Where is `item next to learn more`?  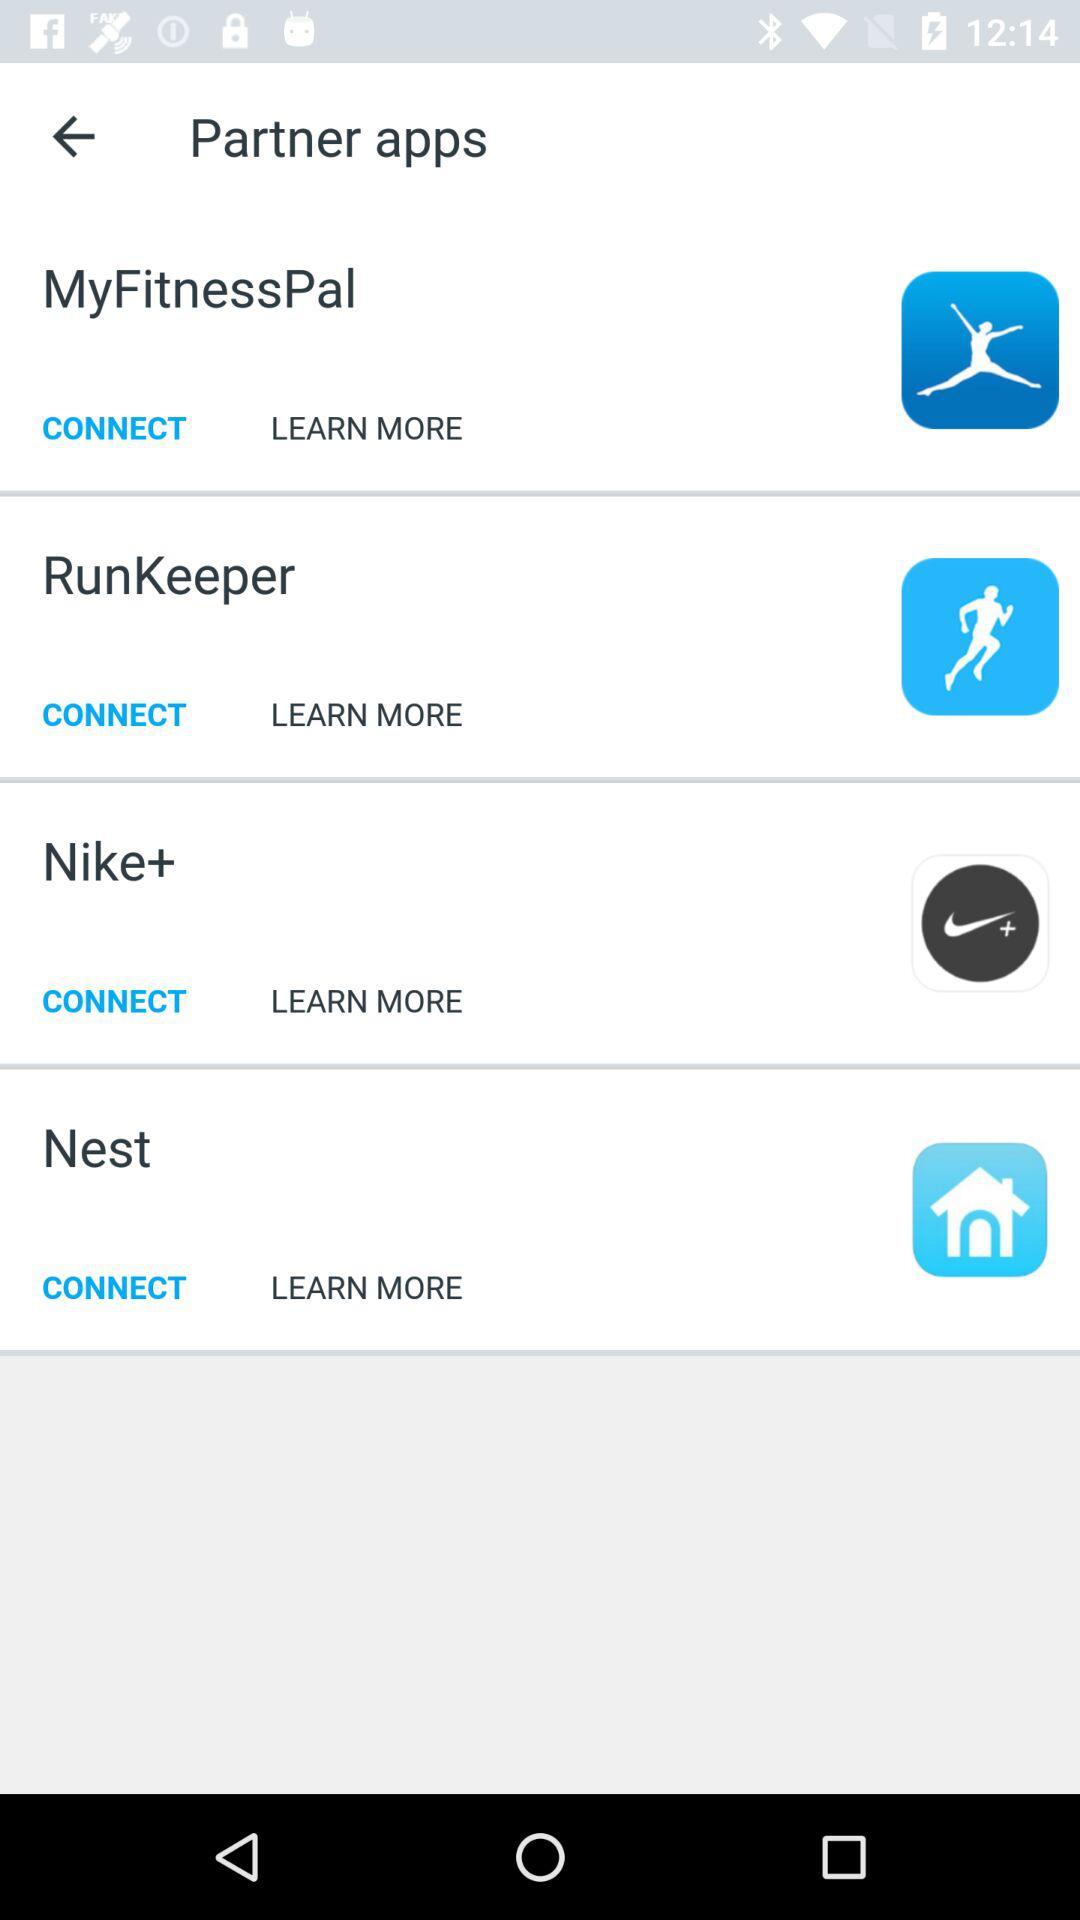 item next to learn more is located at coordinates (109, 859).